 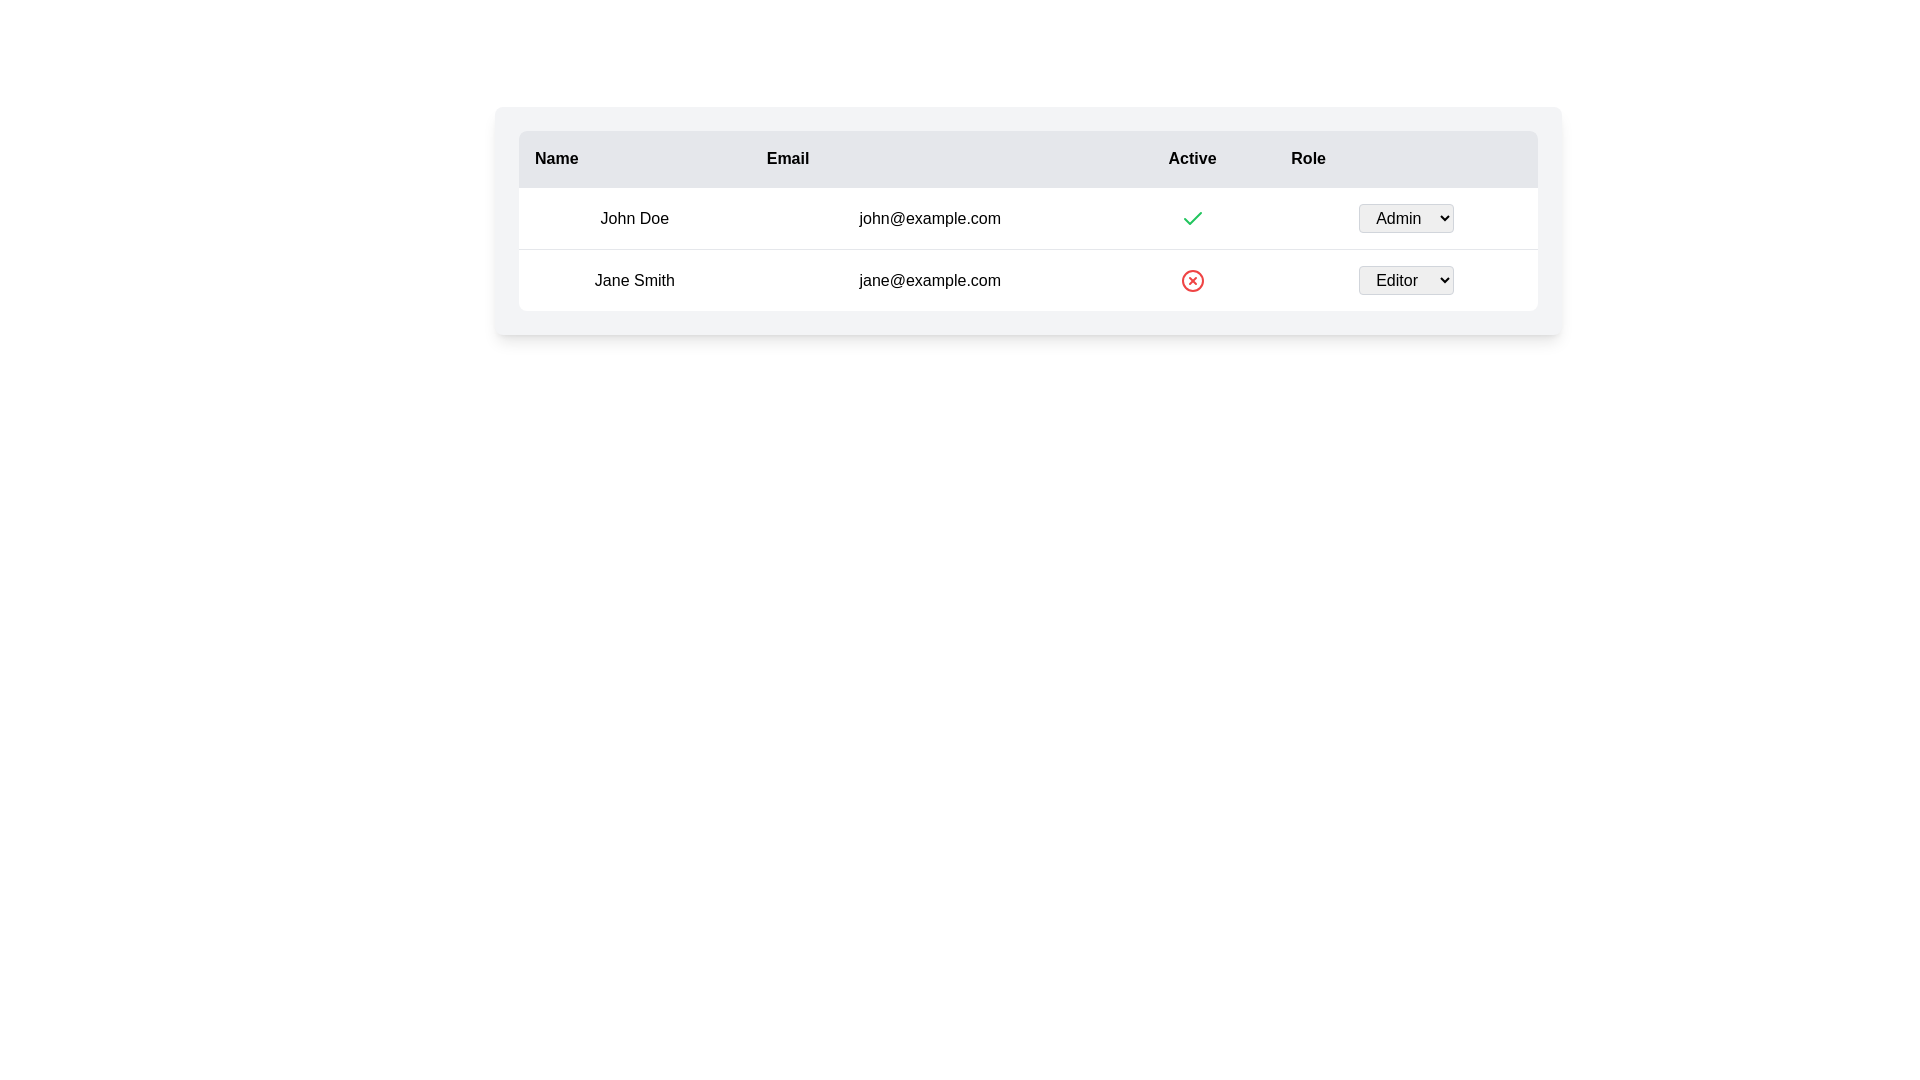 I want to click on the active status icon for user John Doe, which has a visual check mark indicating the active state, so click(x=1192, y=218).